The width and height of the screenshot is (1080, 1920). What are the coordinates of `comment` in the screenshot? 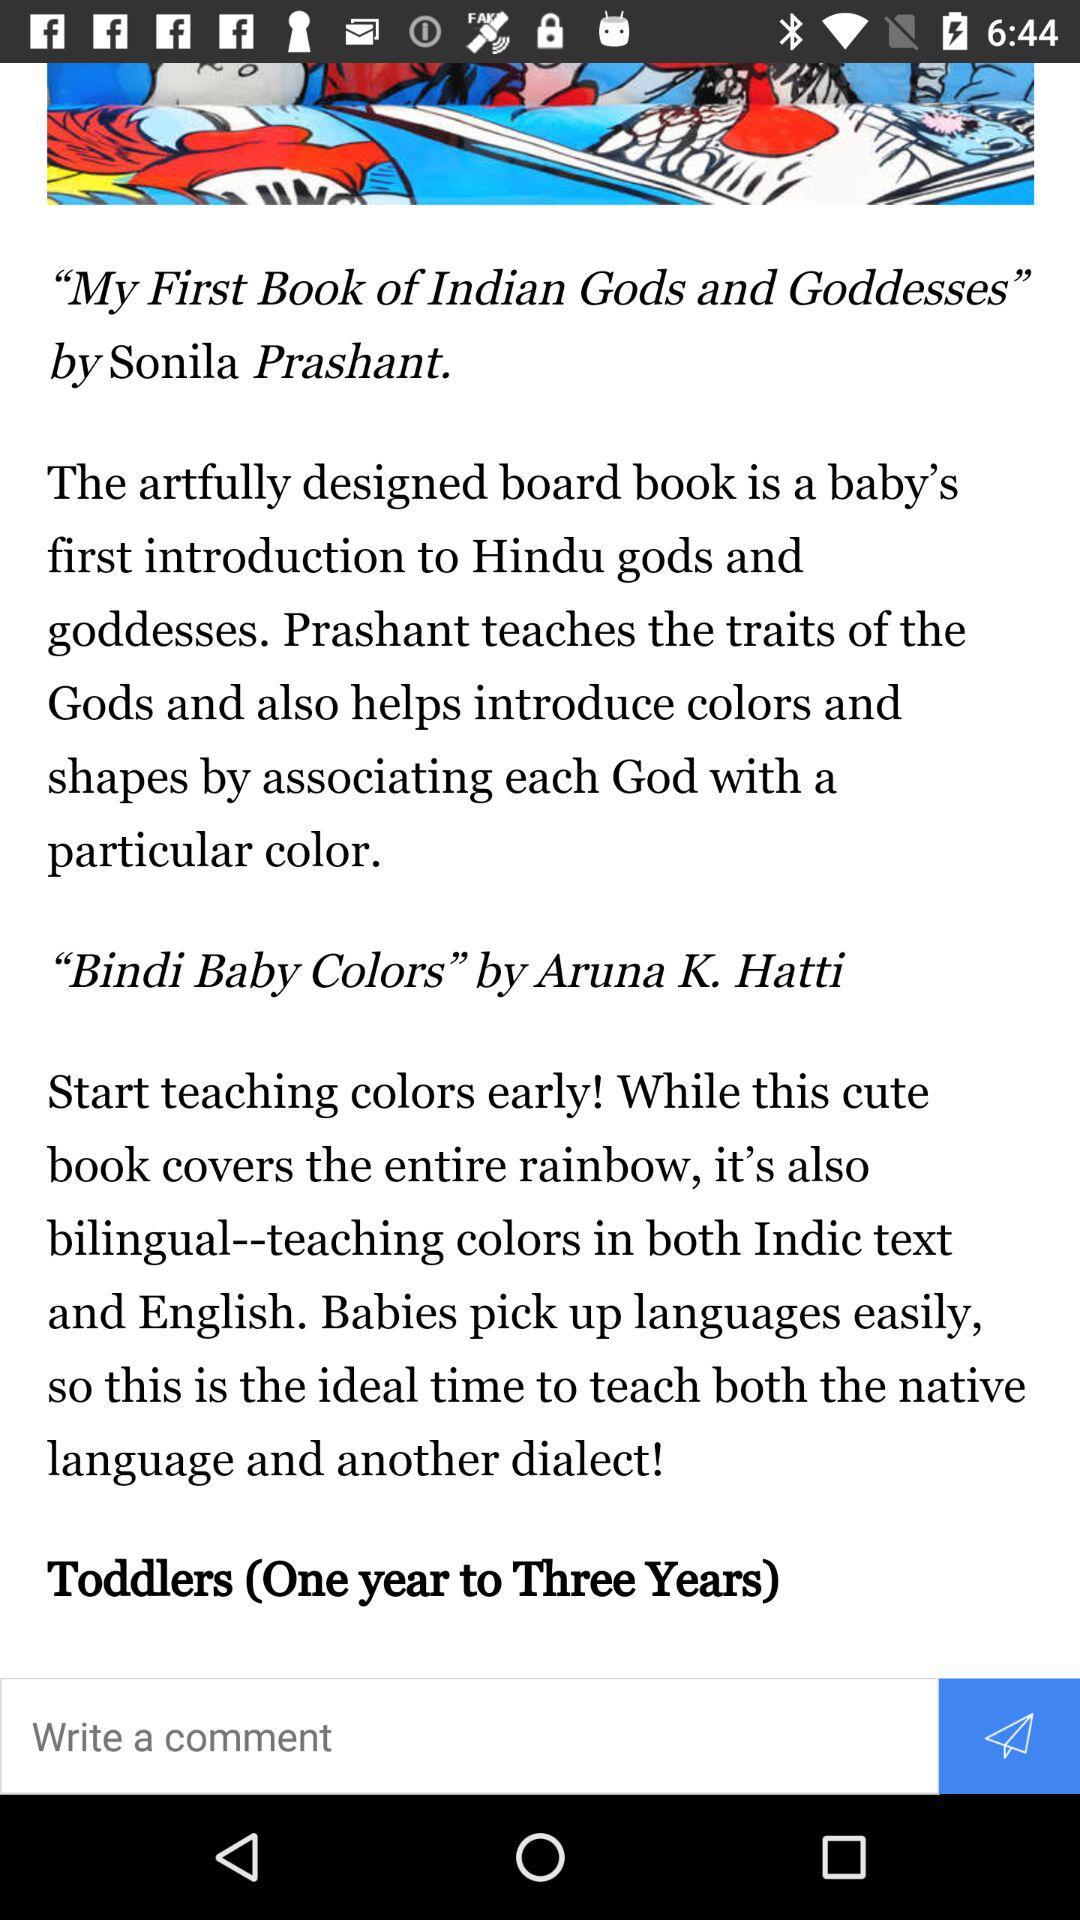 It's located at (469, 1734).